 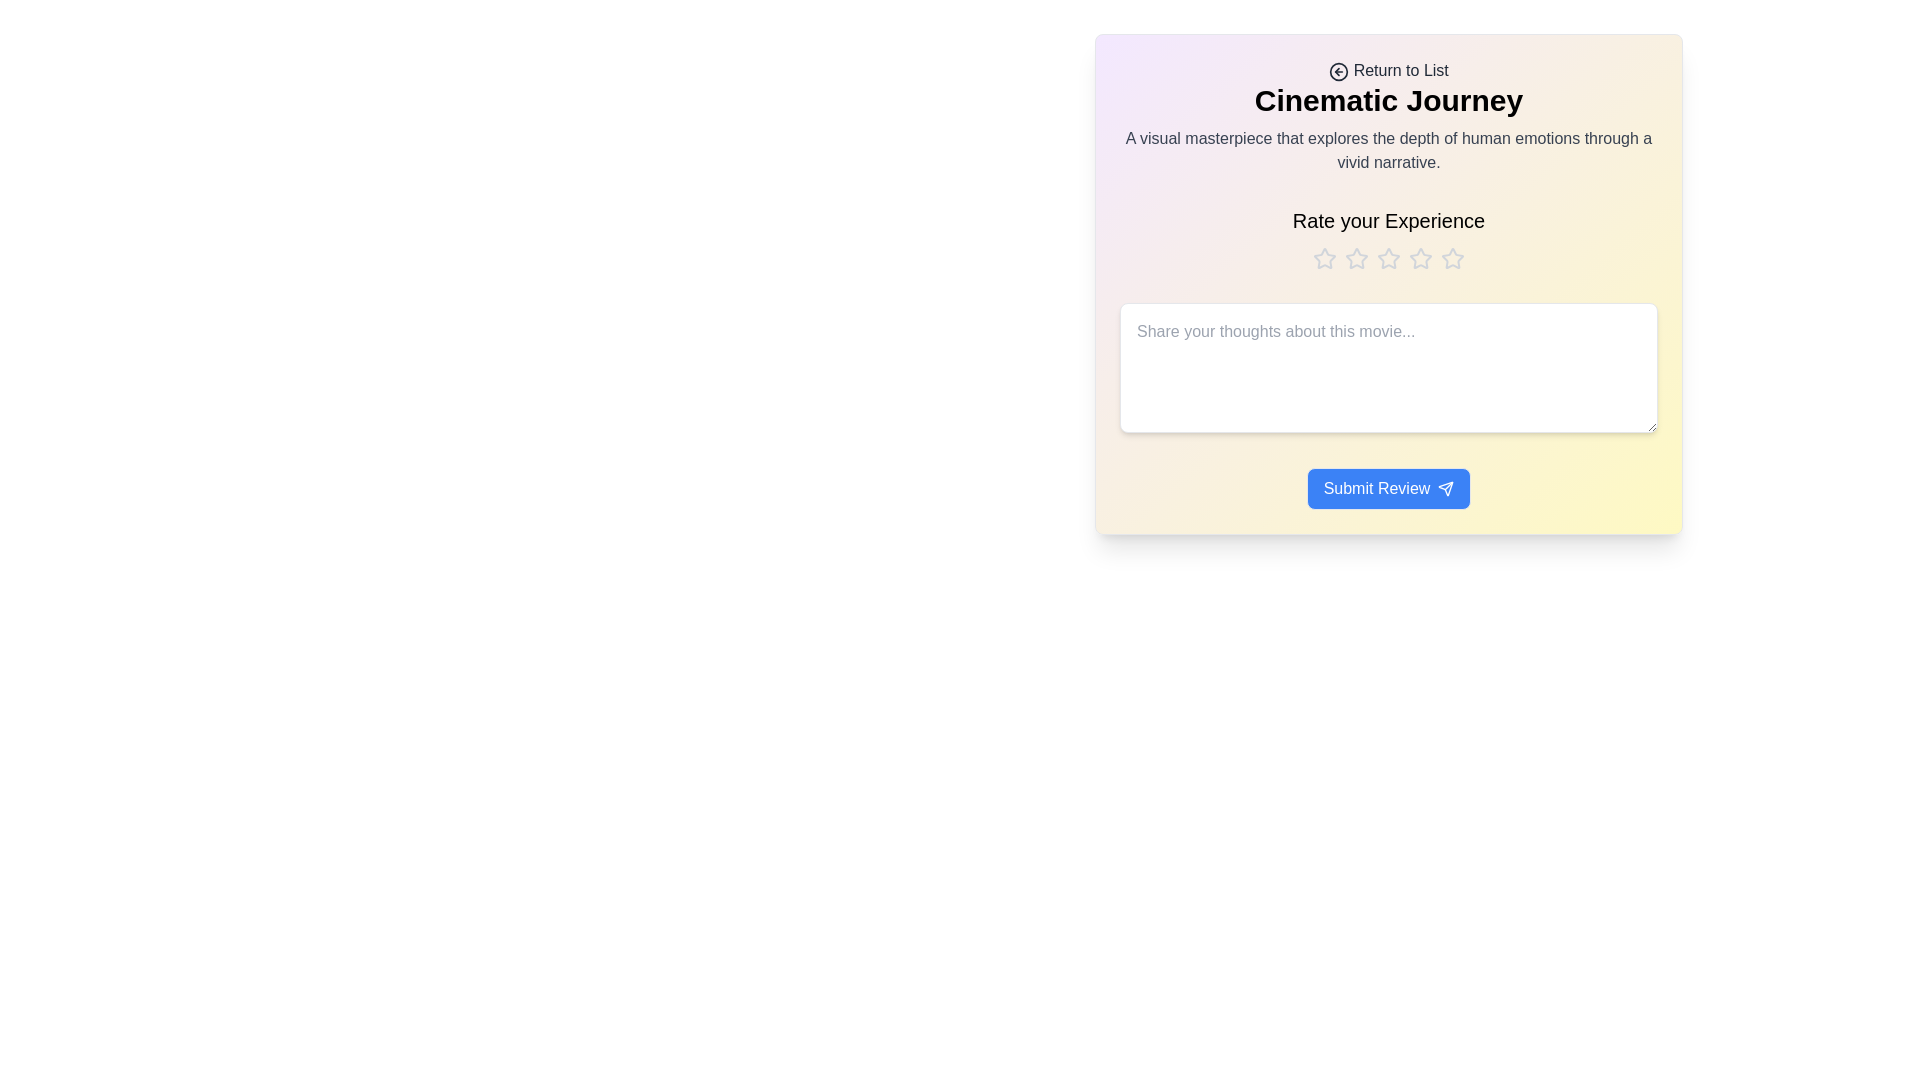 What do you see at coordinates (1357, 257) in the screenshot?
I see `the second star icon in the rating scale` at bounding box center [1357, 257].